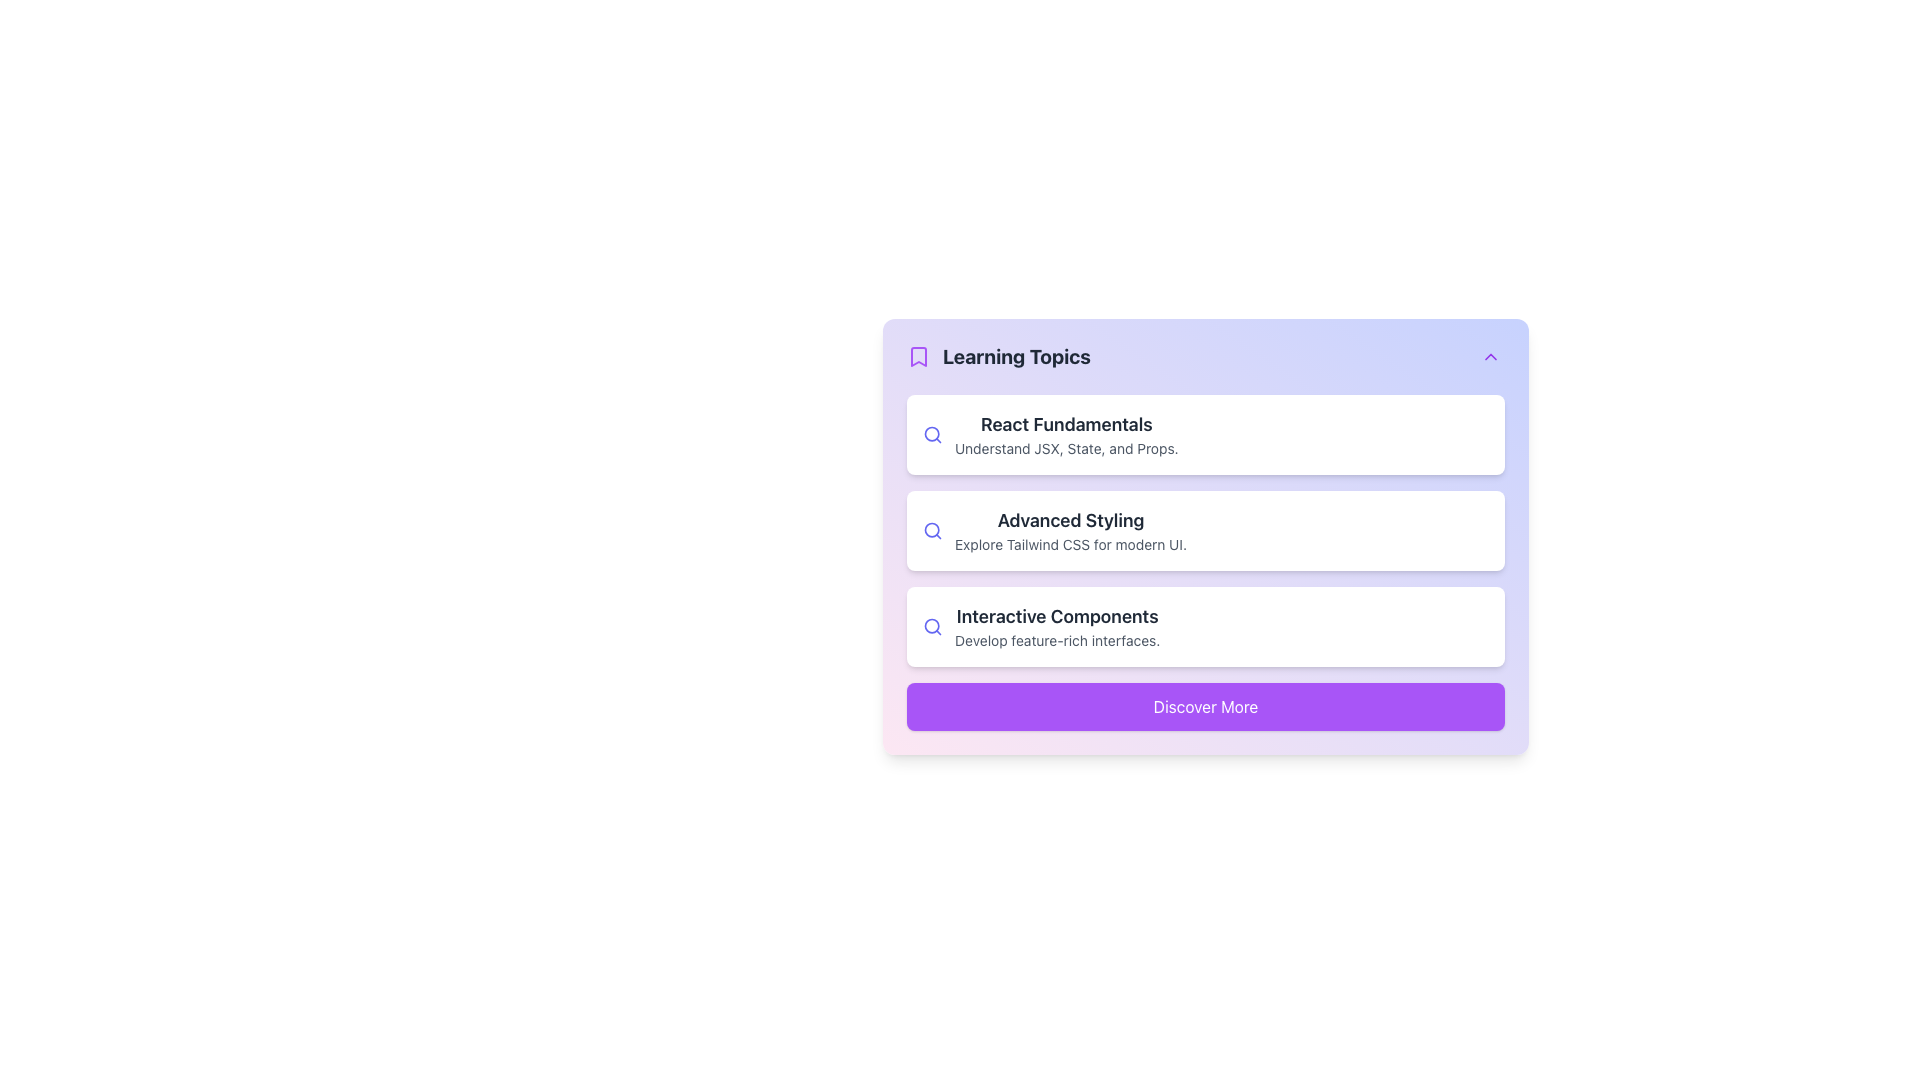  What do you see at coordinates (1491, 356) in the screenshot?
I see `the toggle button located at the top right corner of the 'Learning Topics' section` at bounding box center [1491, 356].